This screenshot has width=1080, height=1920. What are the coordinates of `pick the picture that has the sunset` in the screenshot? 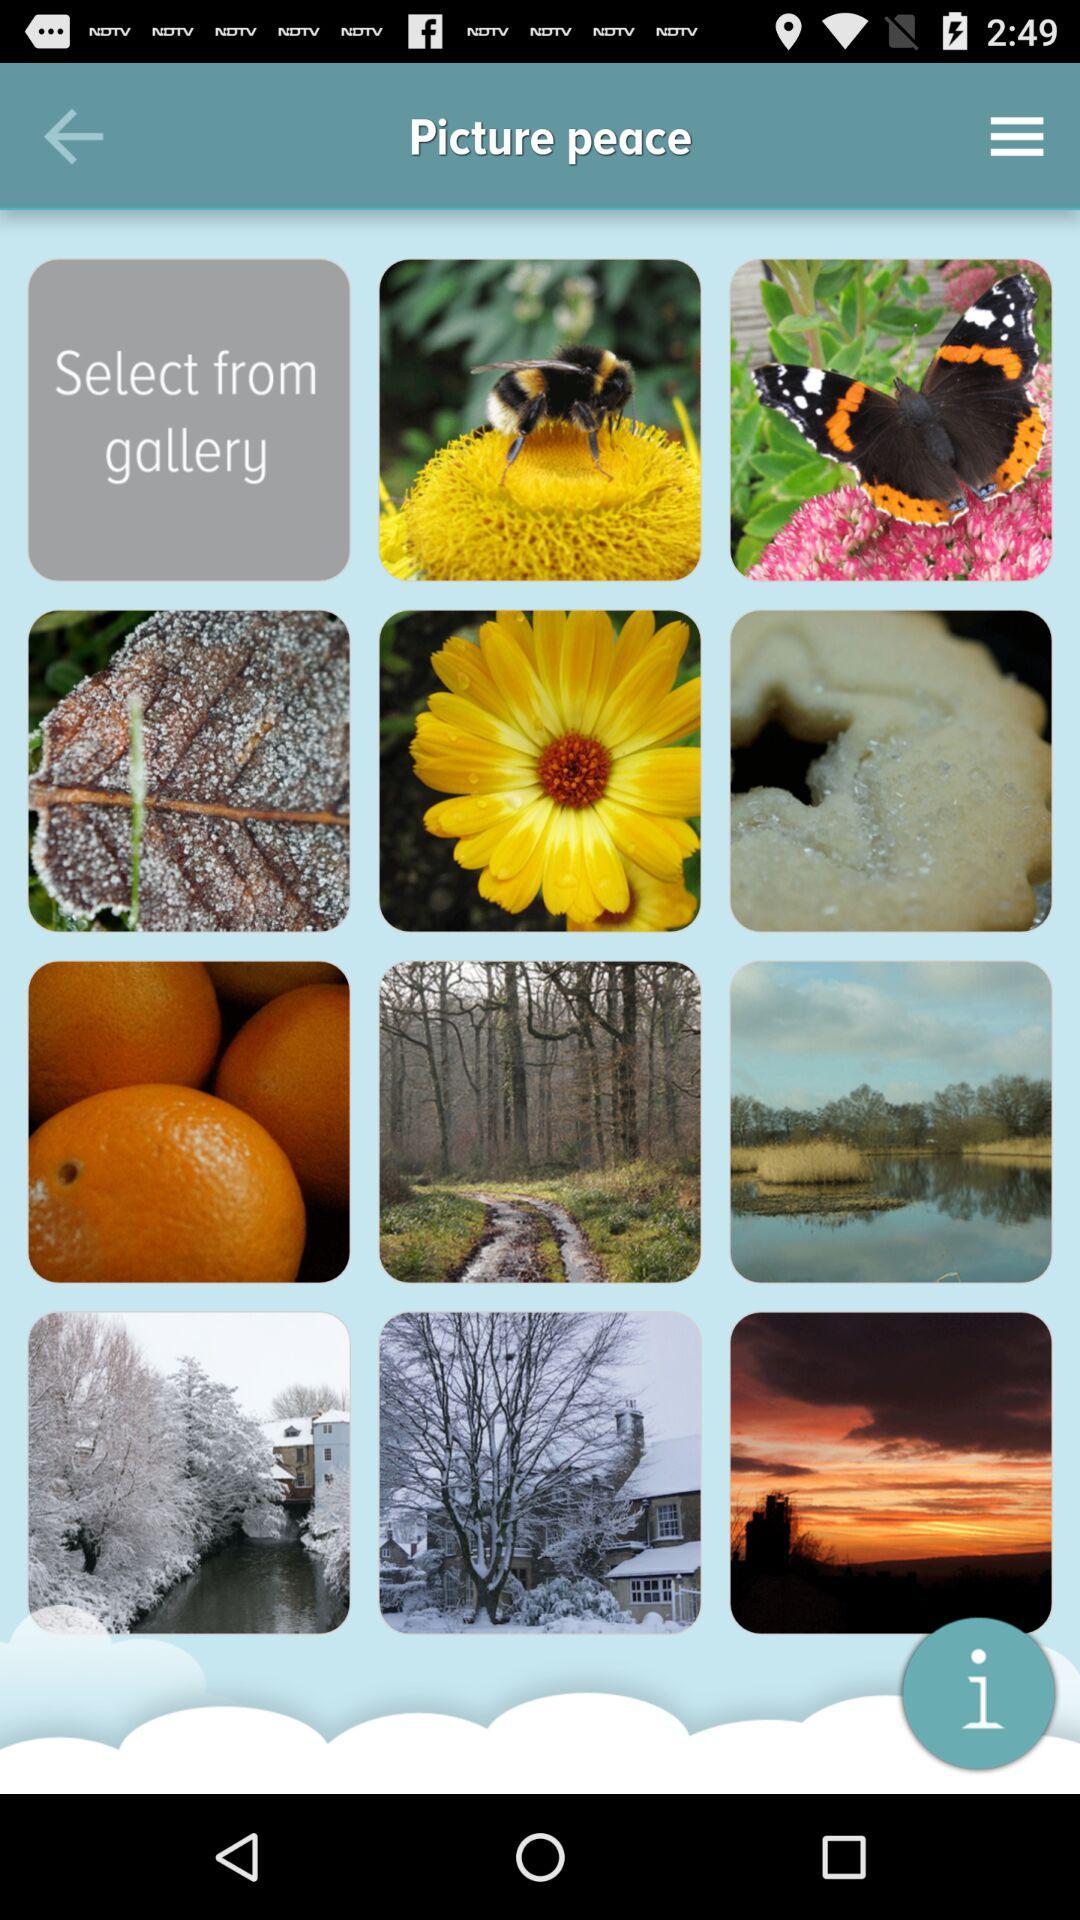 It's located at (890, 1473).